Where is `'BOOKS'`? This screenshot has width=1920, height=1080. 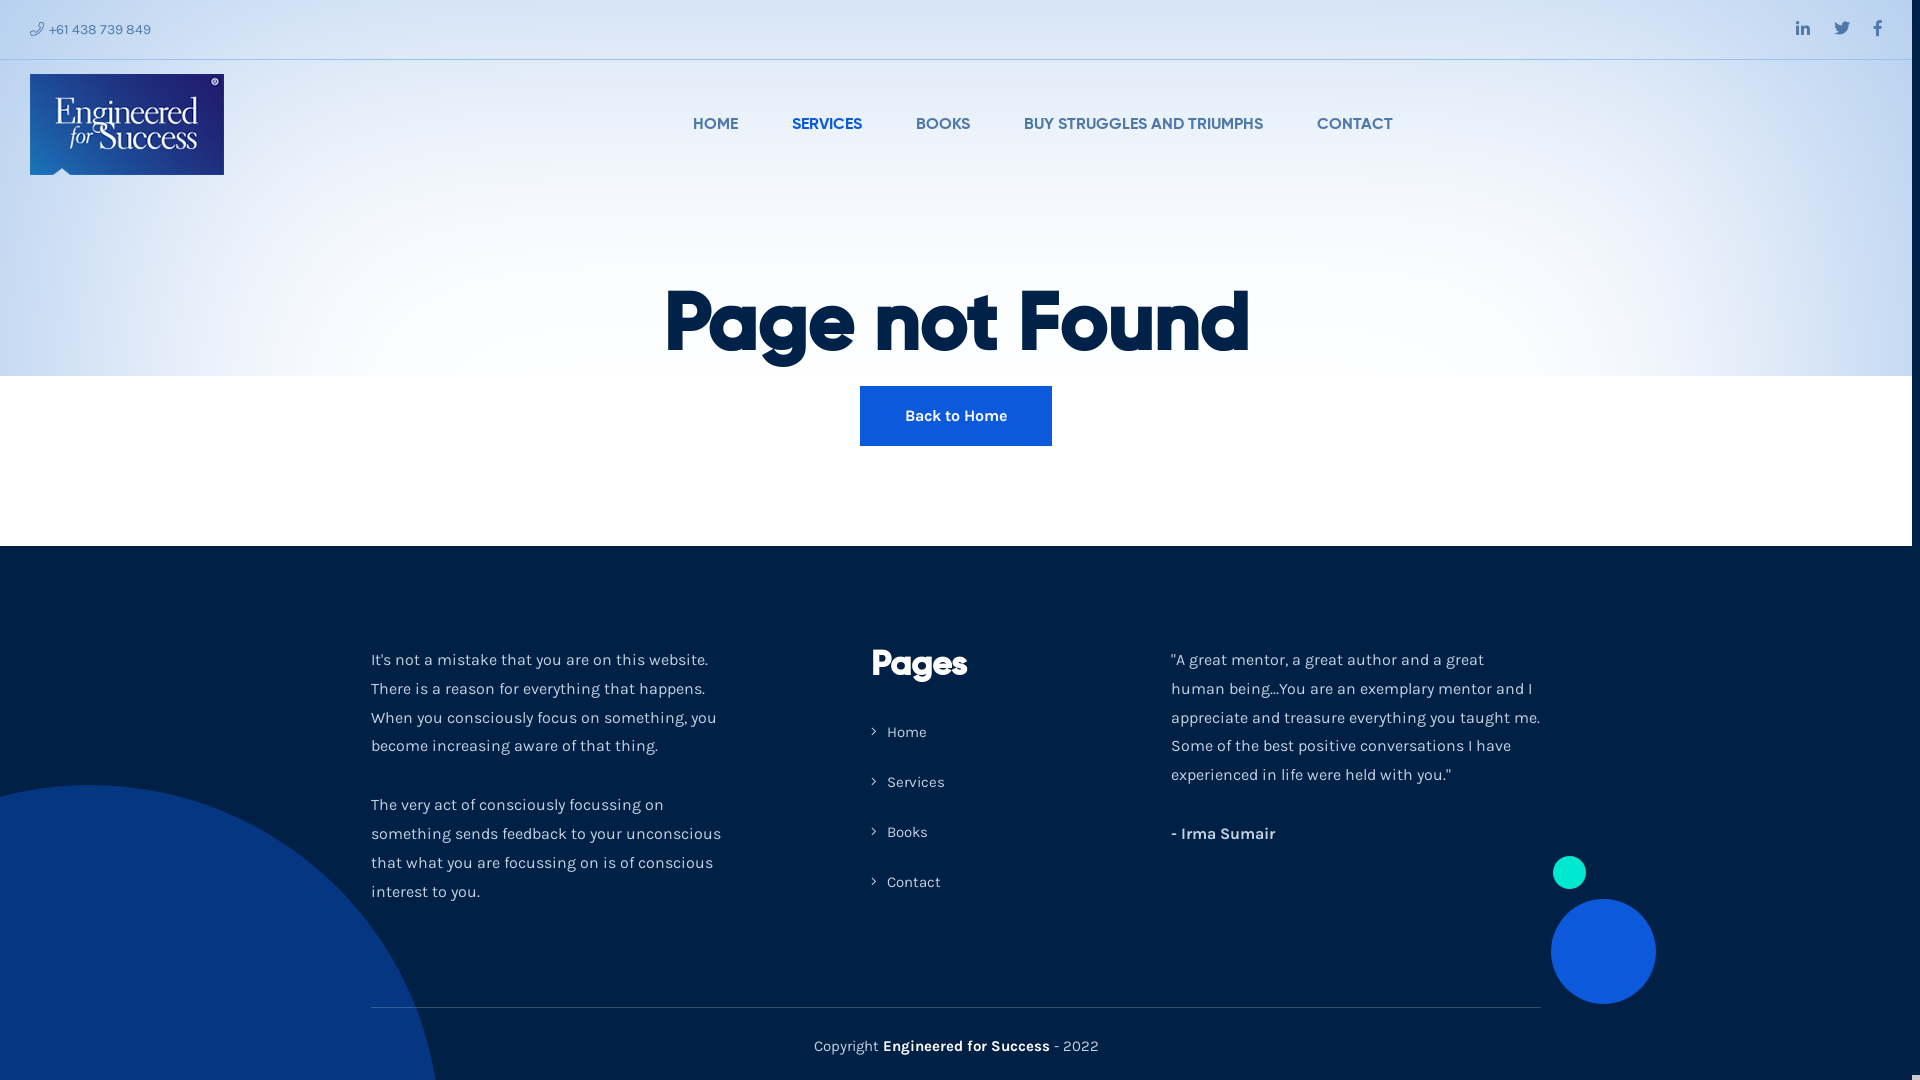
'BOOKS' is located at coordinates (941, 124).